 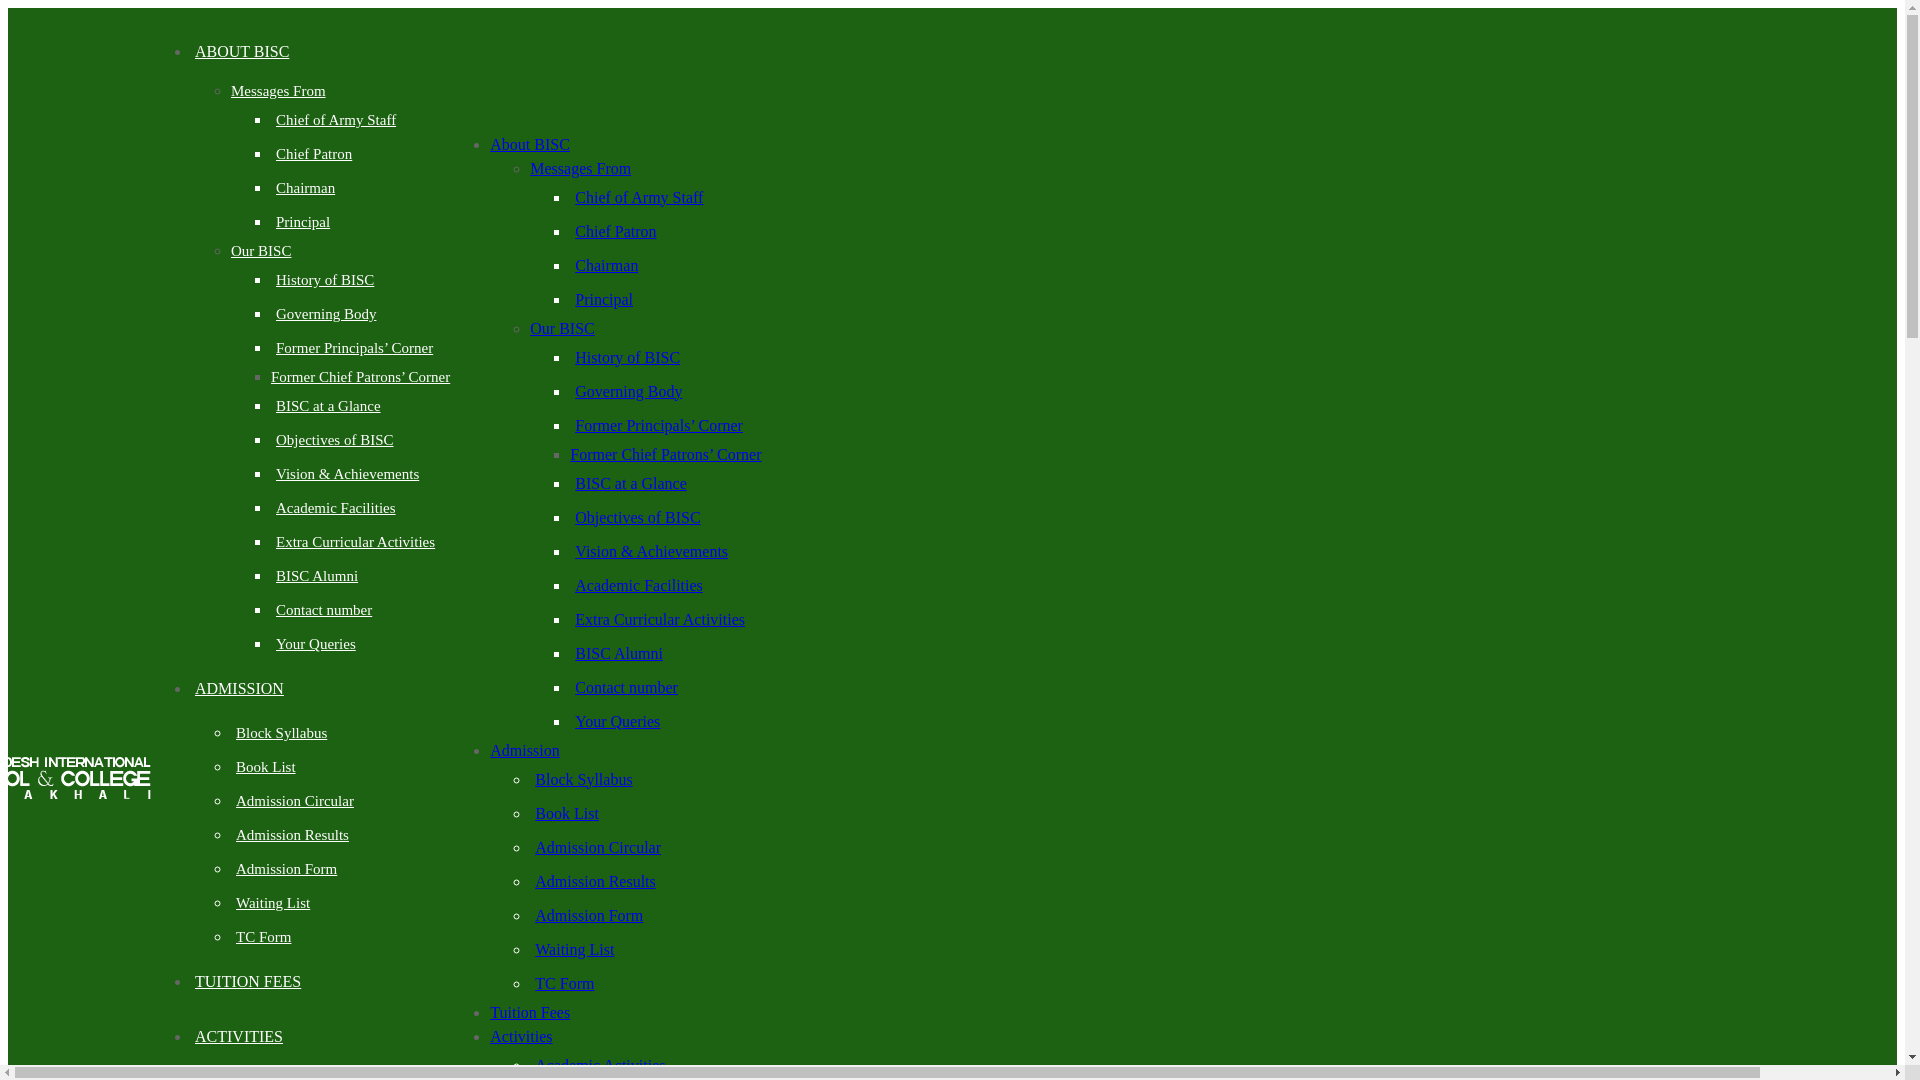 I want to click on 'Activities', so click(x=521, y=1035).